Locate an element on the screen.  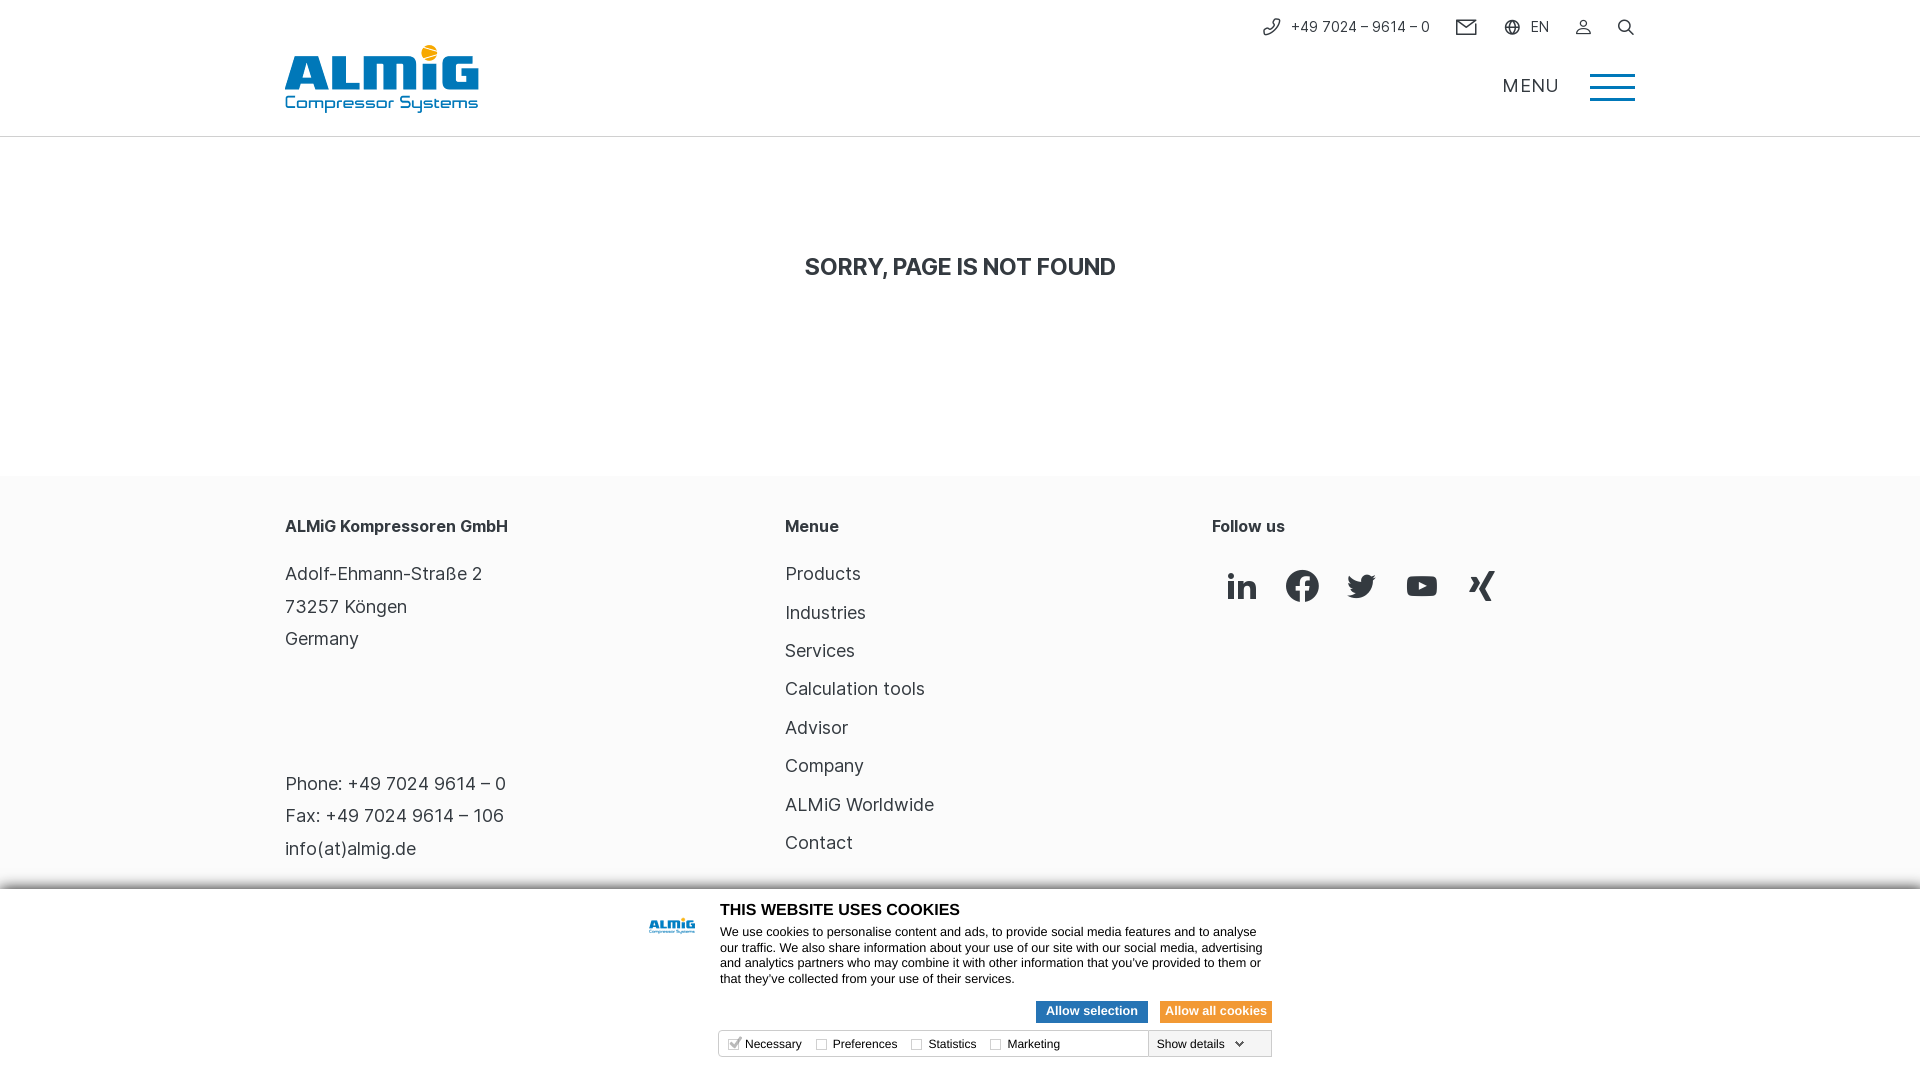
'Services' is located at coordinates (820, 650).